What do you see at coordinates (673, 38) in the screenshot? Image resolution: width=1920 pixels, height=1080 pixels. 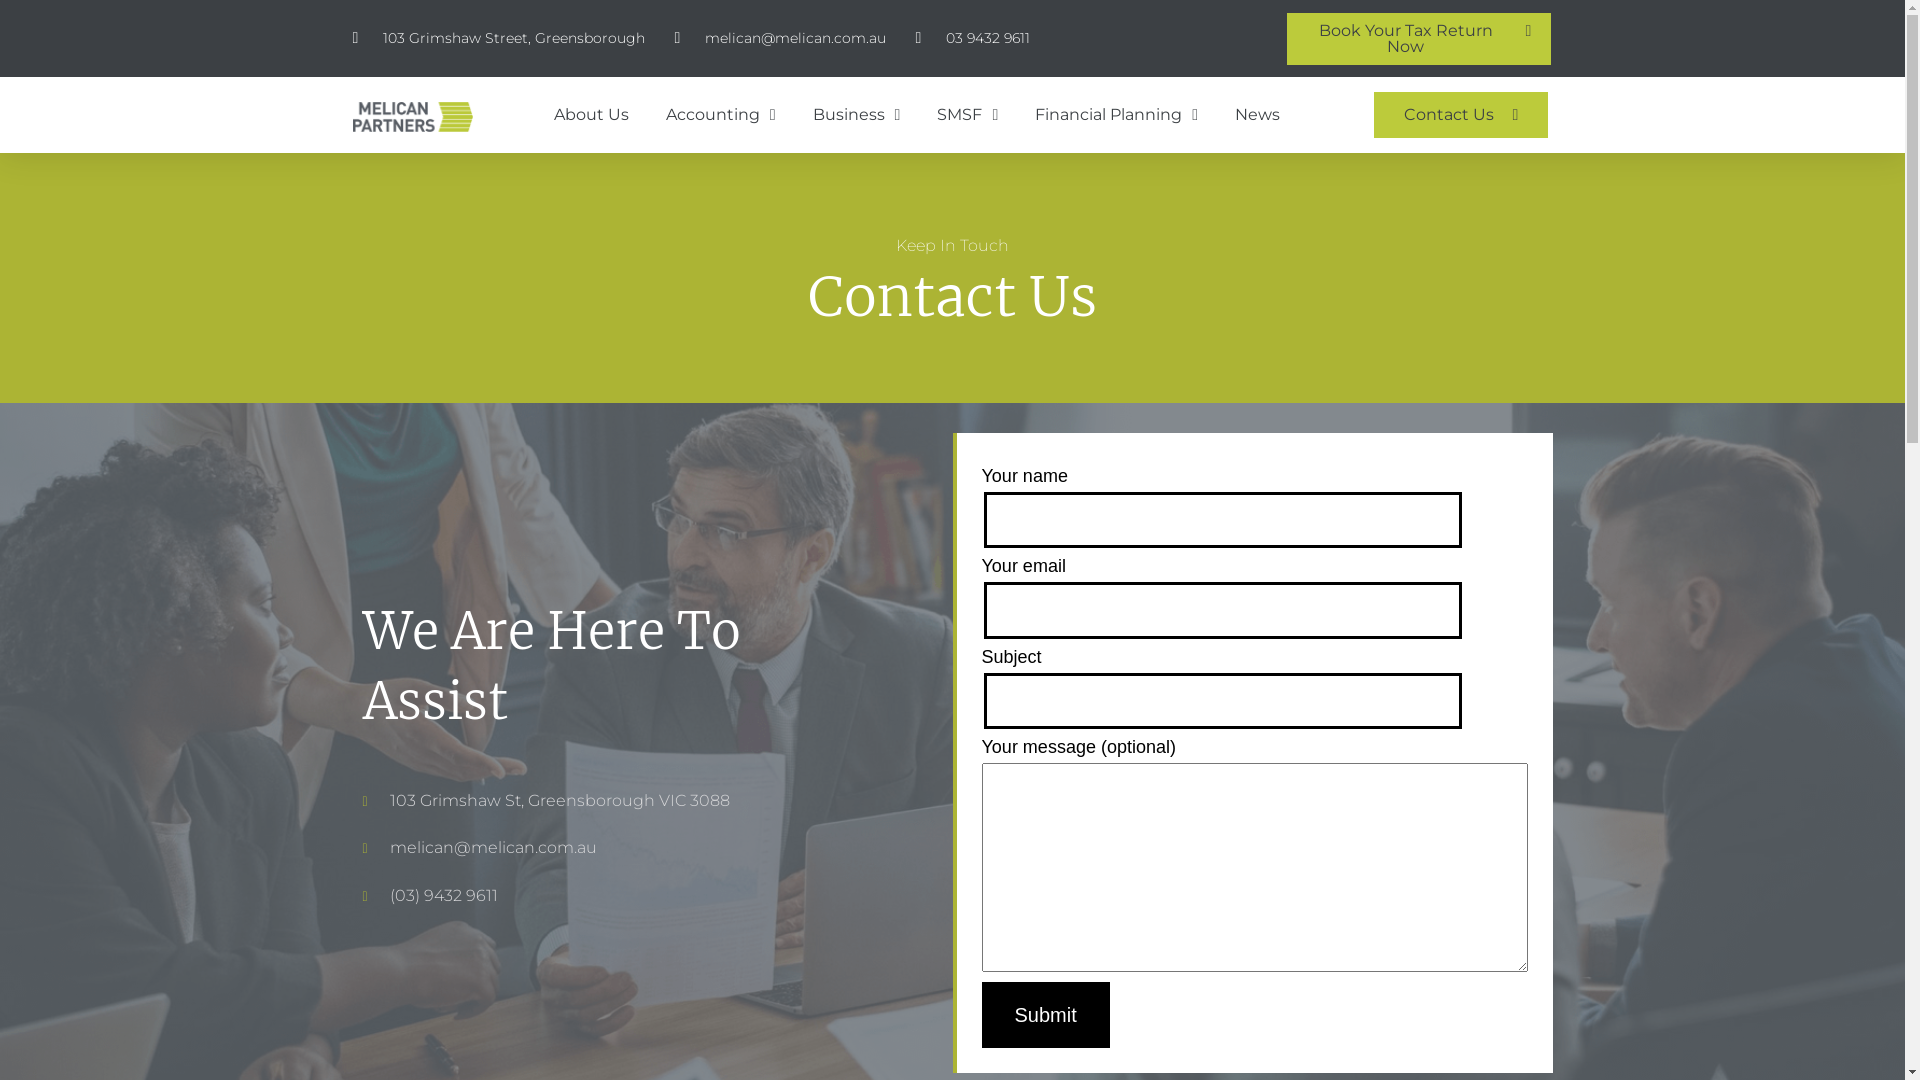 I see `'melican@melican.com.au'` at bounding box center [673, 38].